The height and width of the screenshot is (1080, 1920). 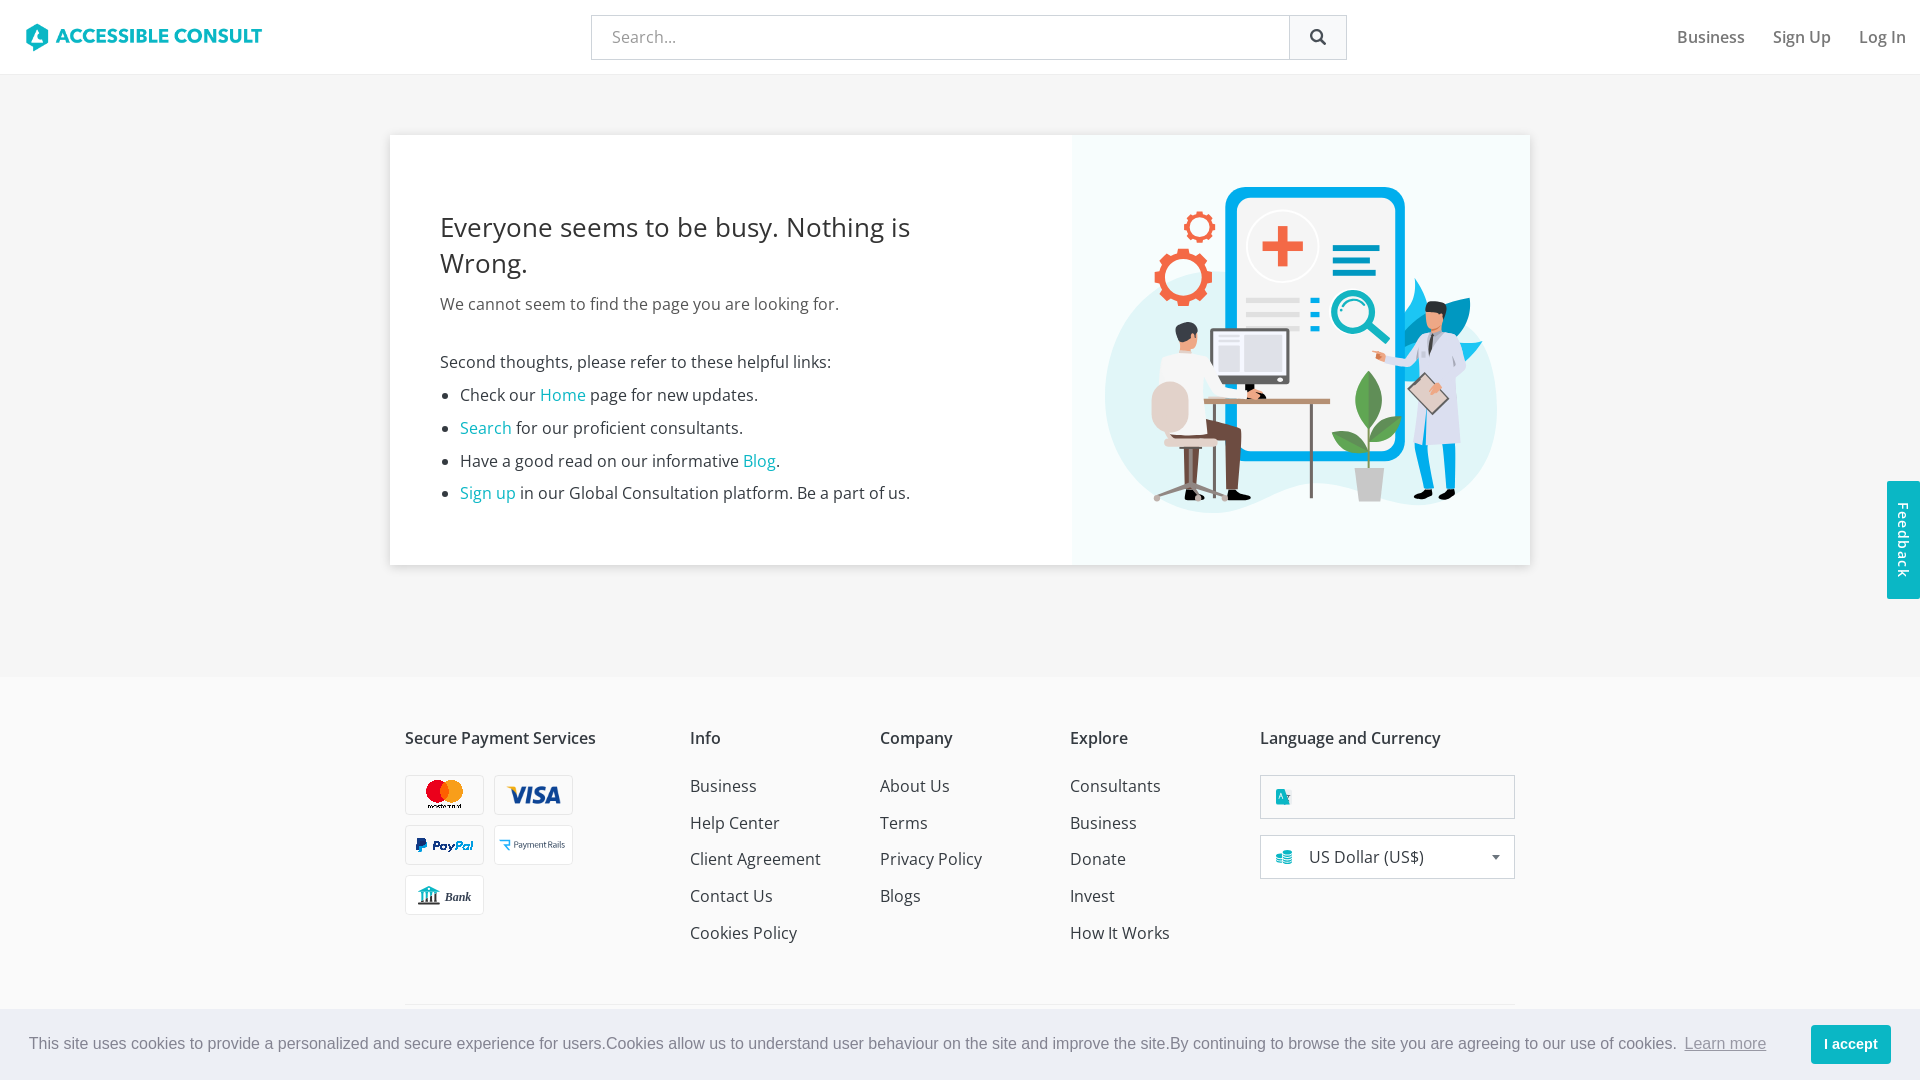 What do you see at coordinates (754, 858) in the screenshot?
I see `'Client Agreement'` at bounding box center [754, 858].